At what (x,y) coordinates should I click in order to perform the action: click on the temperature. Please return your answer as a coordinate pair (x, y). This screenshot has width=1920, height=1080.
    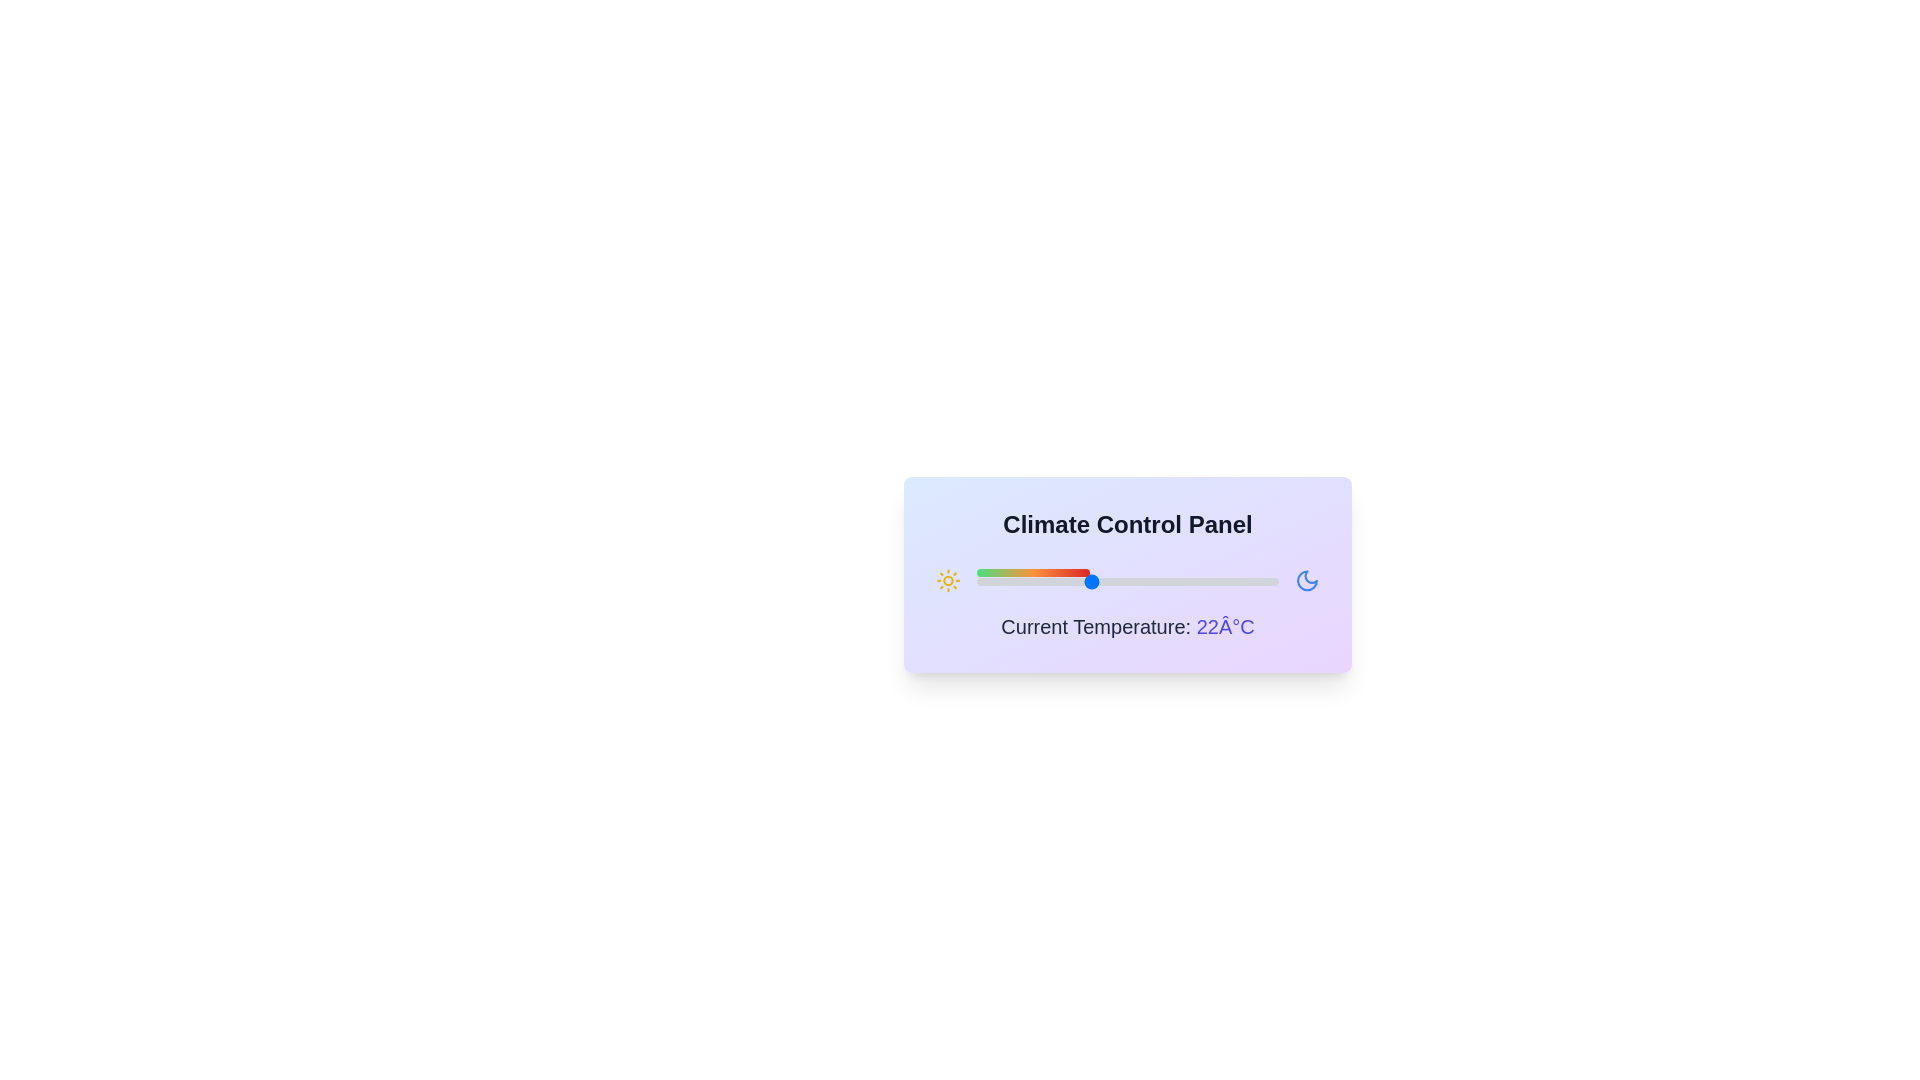
    Looking at the image, I should click on (1221, 582).